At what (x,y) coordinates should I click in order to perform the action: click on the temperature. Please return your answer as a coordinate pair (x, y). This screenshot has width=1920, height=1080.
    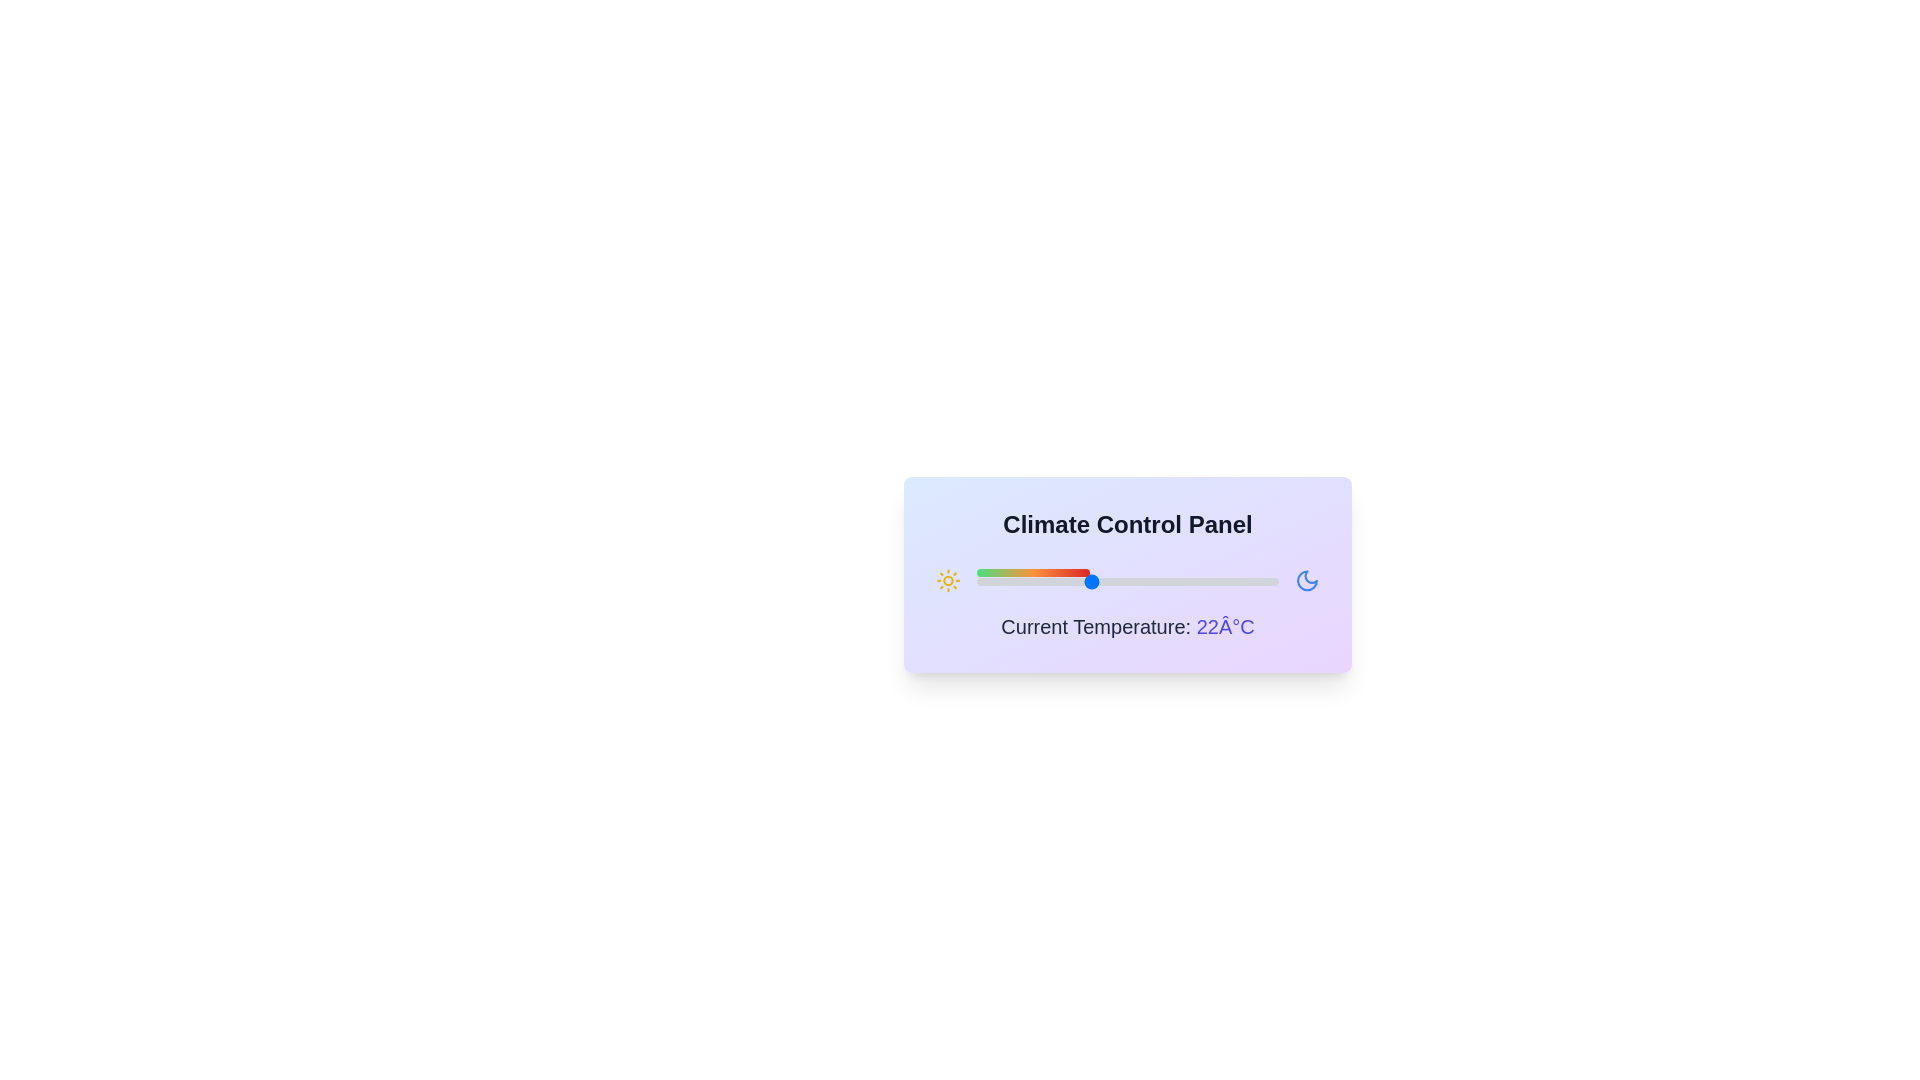
    Looking at the image, I should click on (1221, 582).